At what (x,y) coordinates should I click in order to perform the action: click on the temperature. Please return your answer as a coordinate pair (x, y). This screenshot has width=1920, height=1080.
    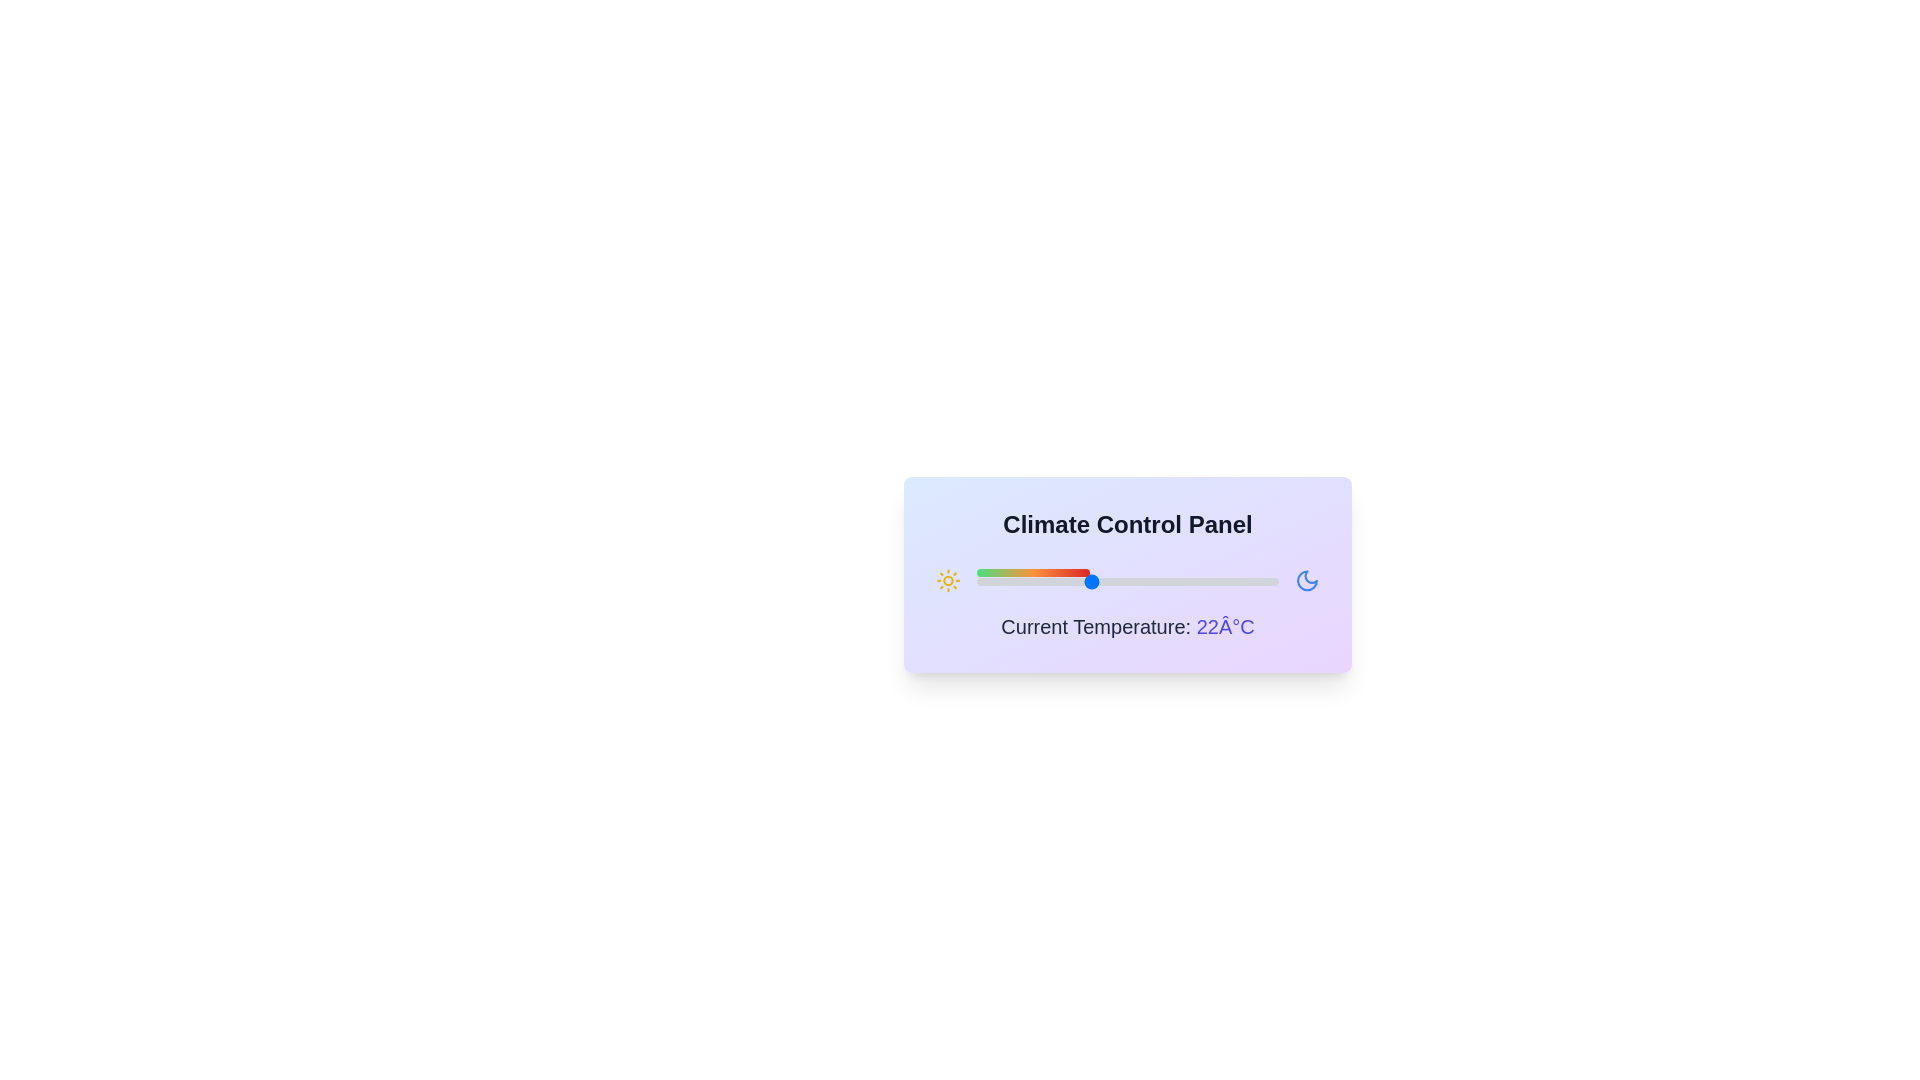
    Looking at the image, I should click on (1221, 582).